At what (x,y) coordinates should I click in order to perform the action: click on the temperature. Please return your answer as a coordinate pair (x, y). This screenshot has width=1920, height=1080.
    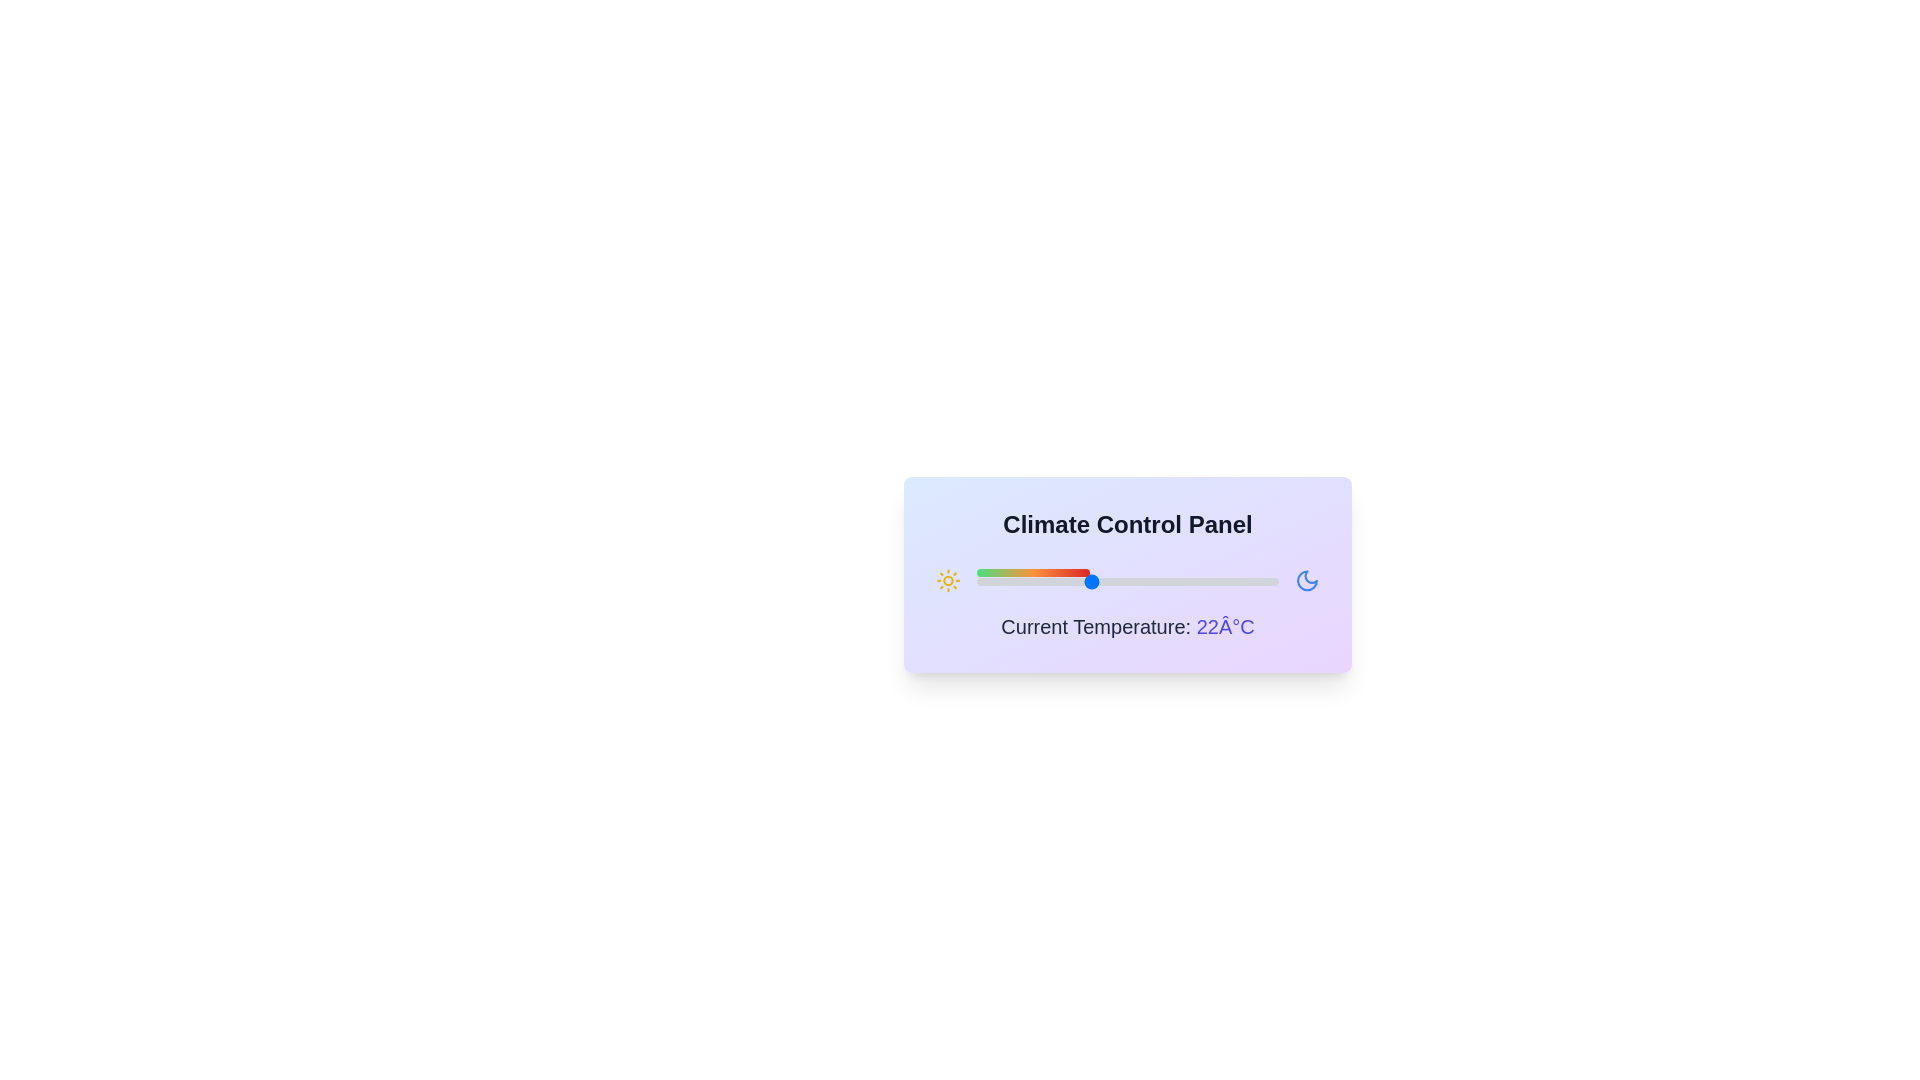
    Looking at the image, I should click on (1221, 582).